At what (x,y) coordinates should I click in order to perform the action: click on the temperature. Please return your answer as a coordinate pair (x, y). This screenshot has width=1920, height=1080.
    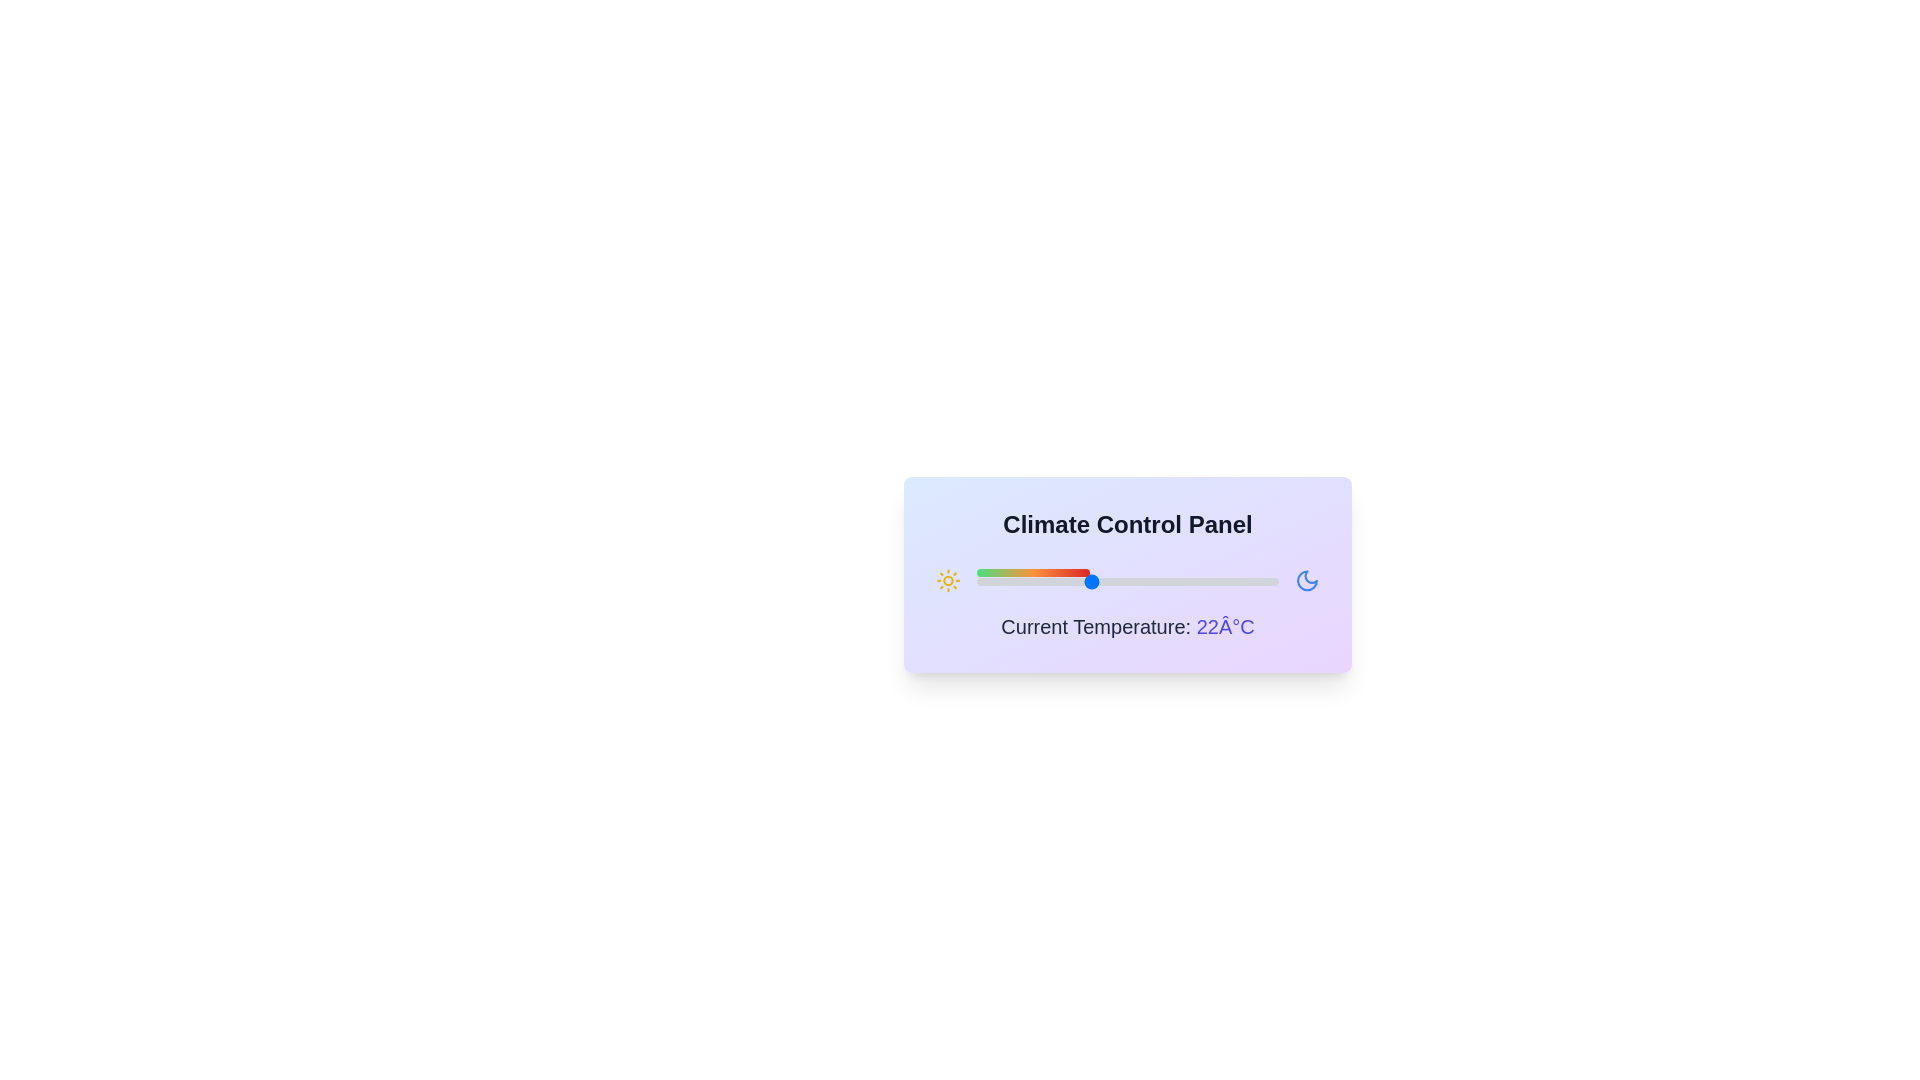
    Looking at the image, I should click on (1221, 582).